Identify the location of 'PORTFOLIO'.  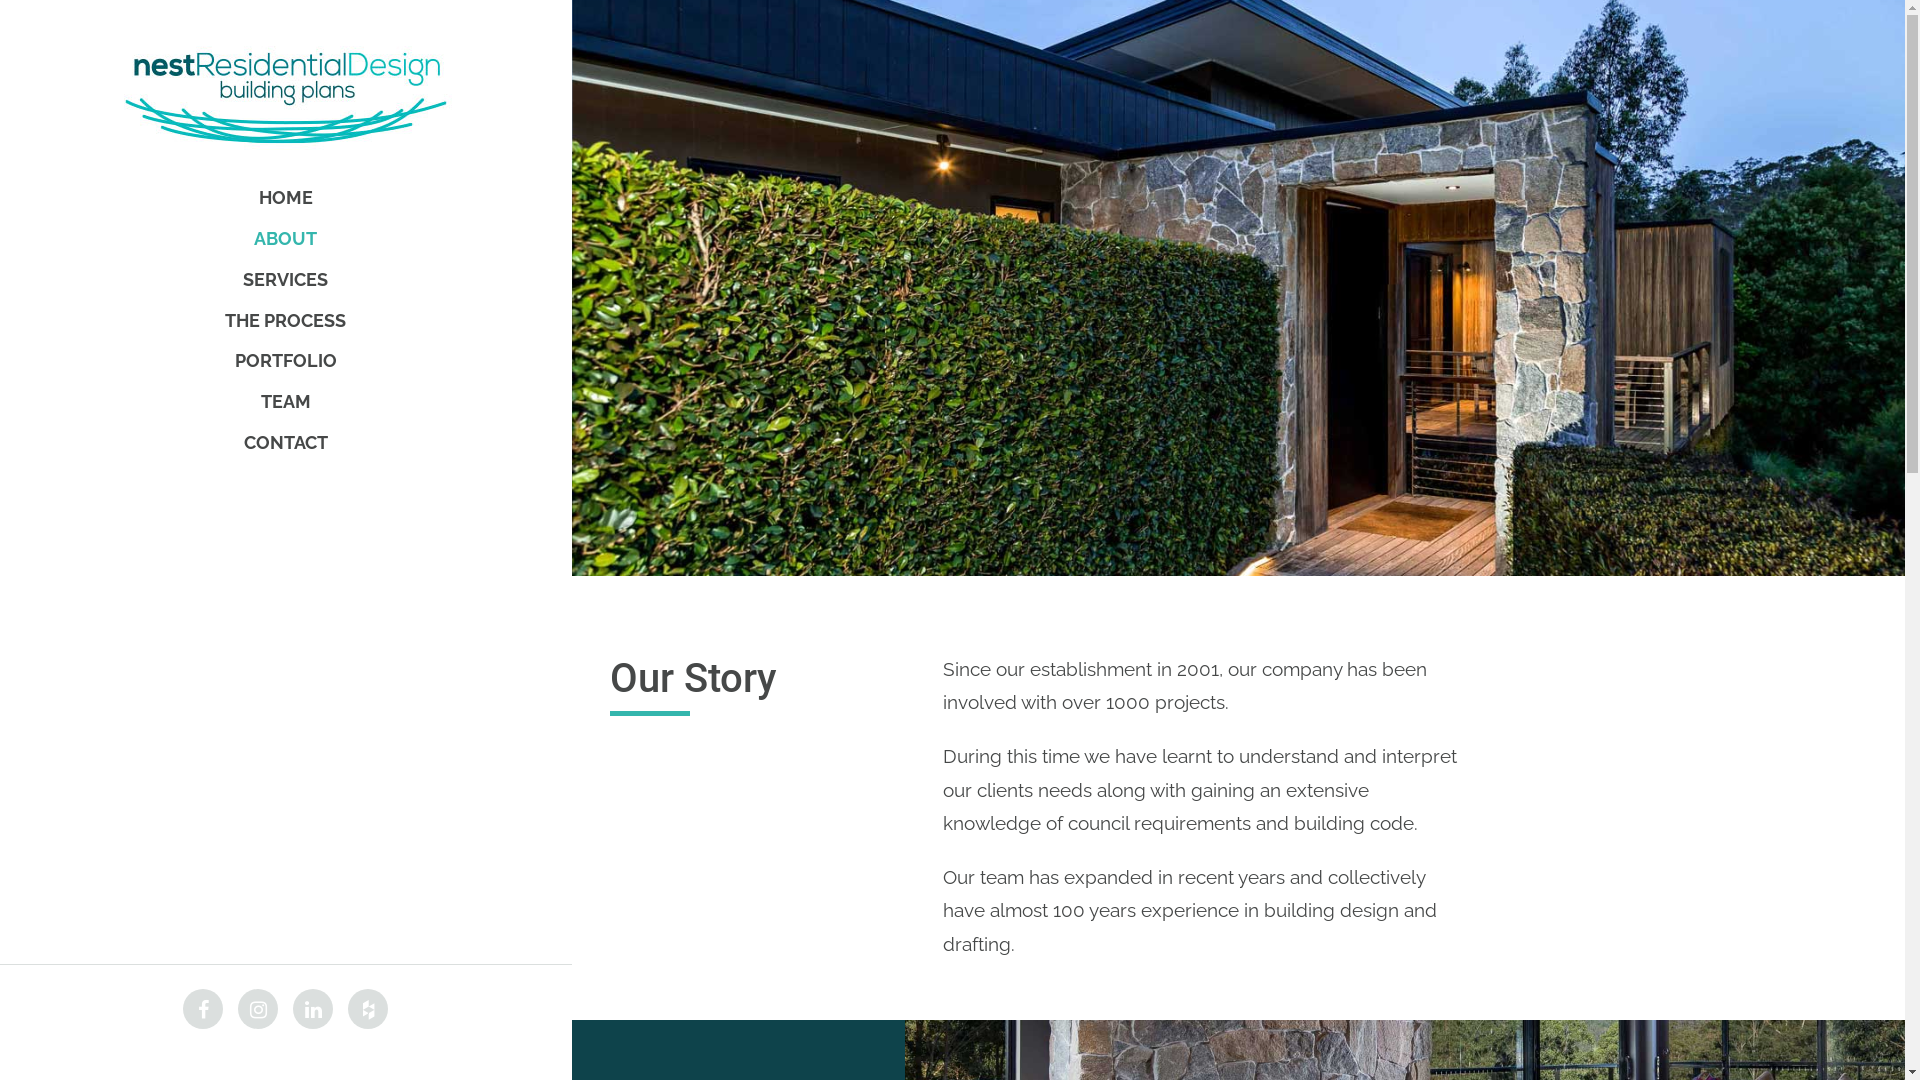
(284, 361).